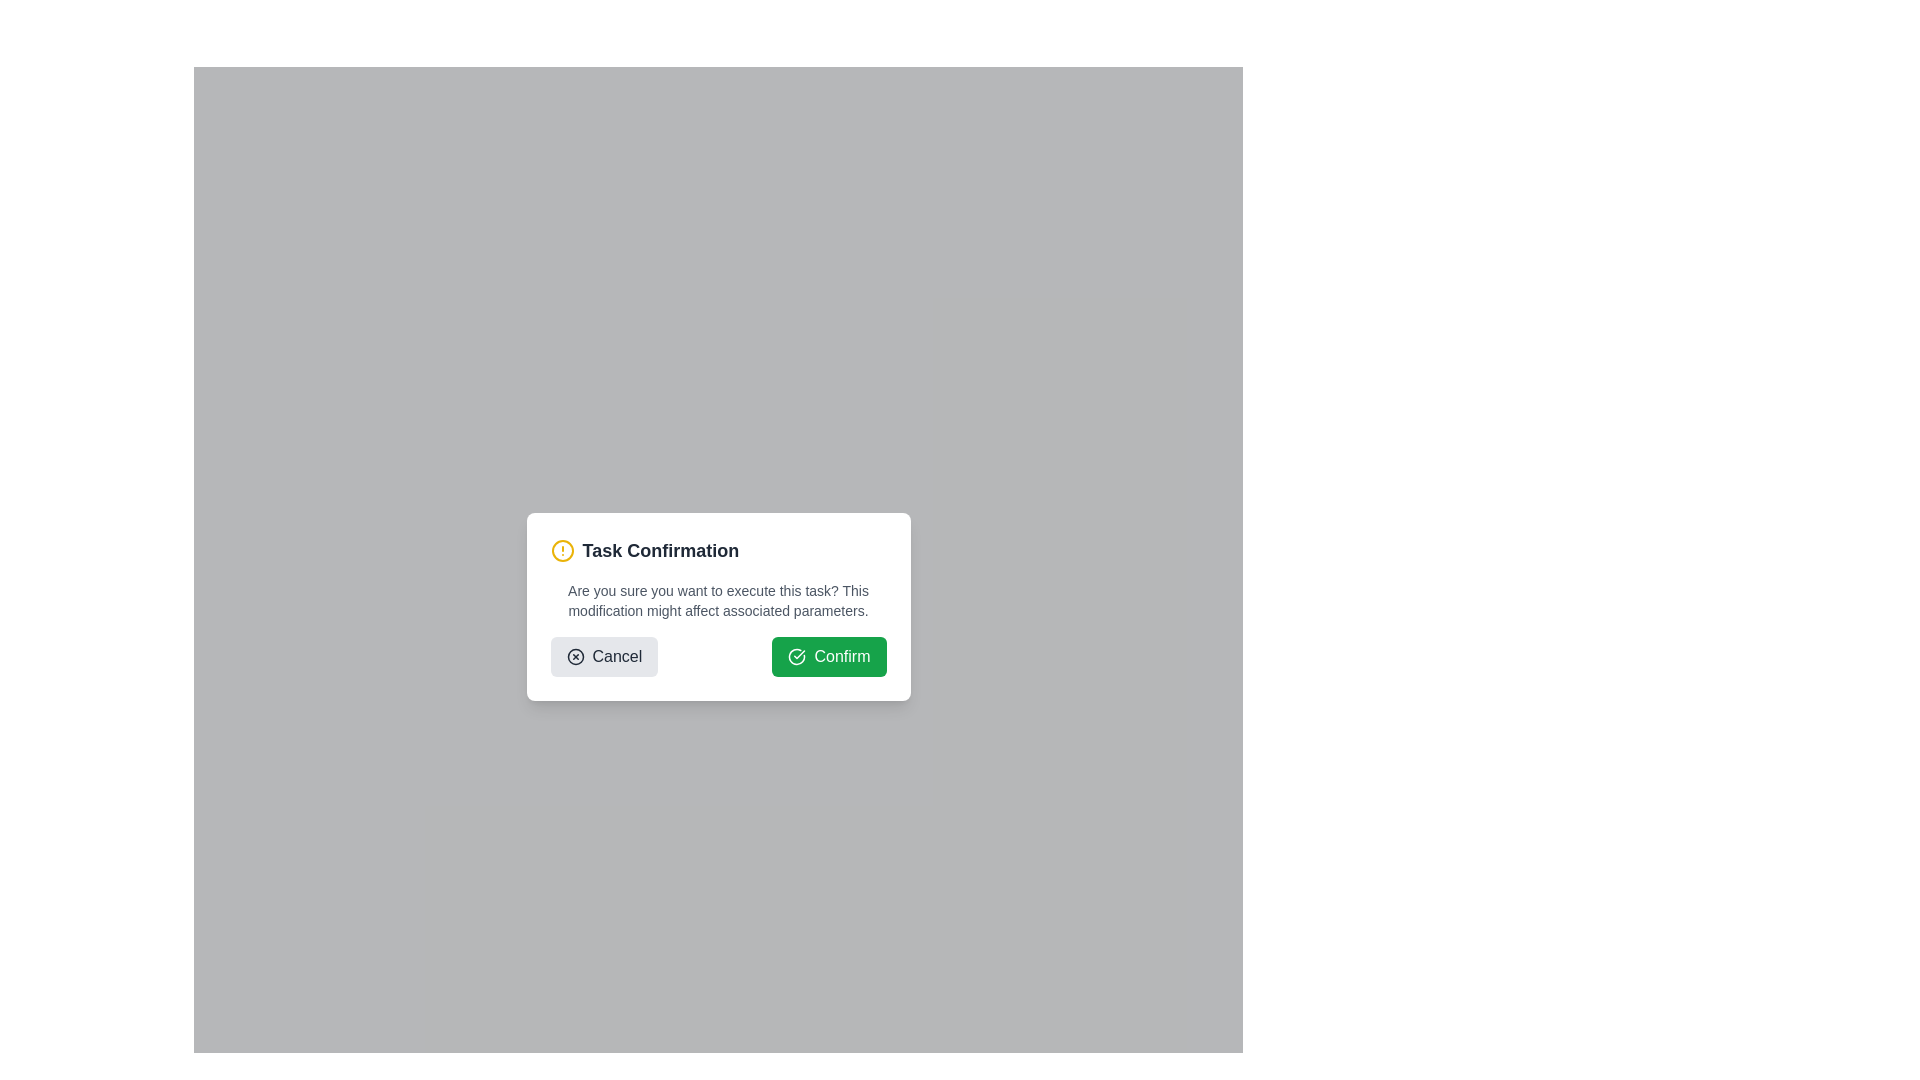 This screenshot has width=1920, height=1080. I want to click on the circular graphic element that is part of the close button design adjacent to the 'Cancel' button in the confirmation dialog, so click(574, 656).